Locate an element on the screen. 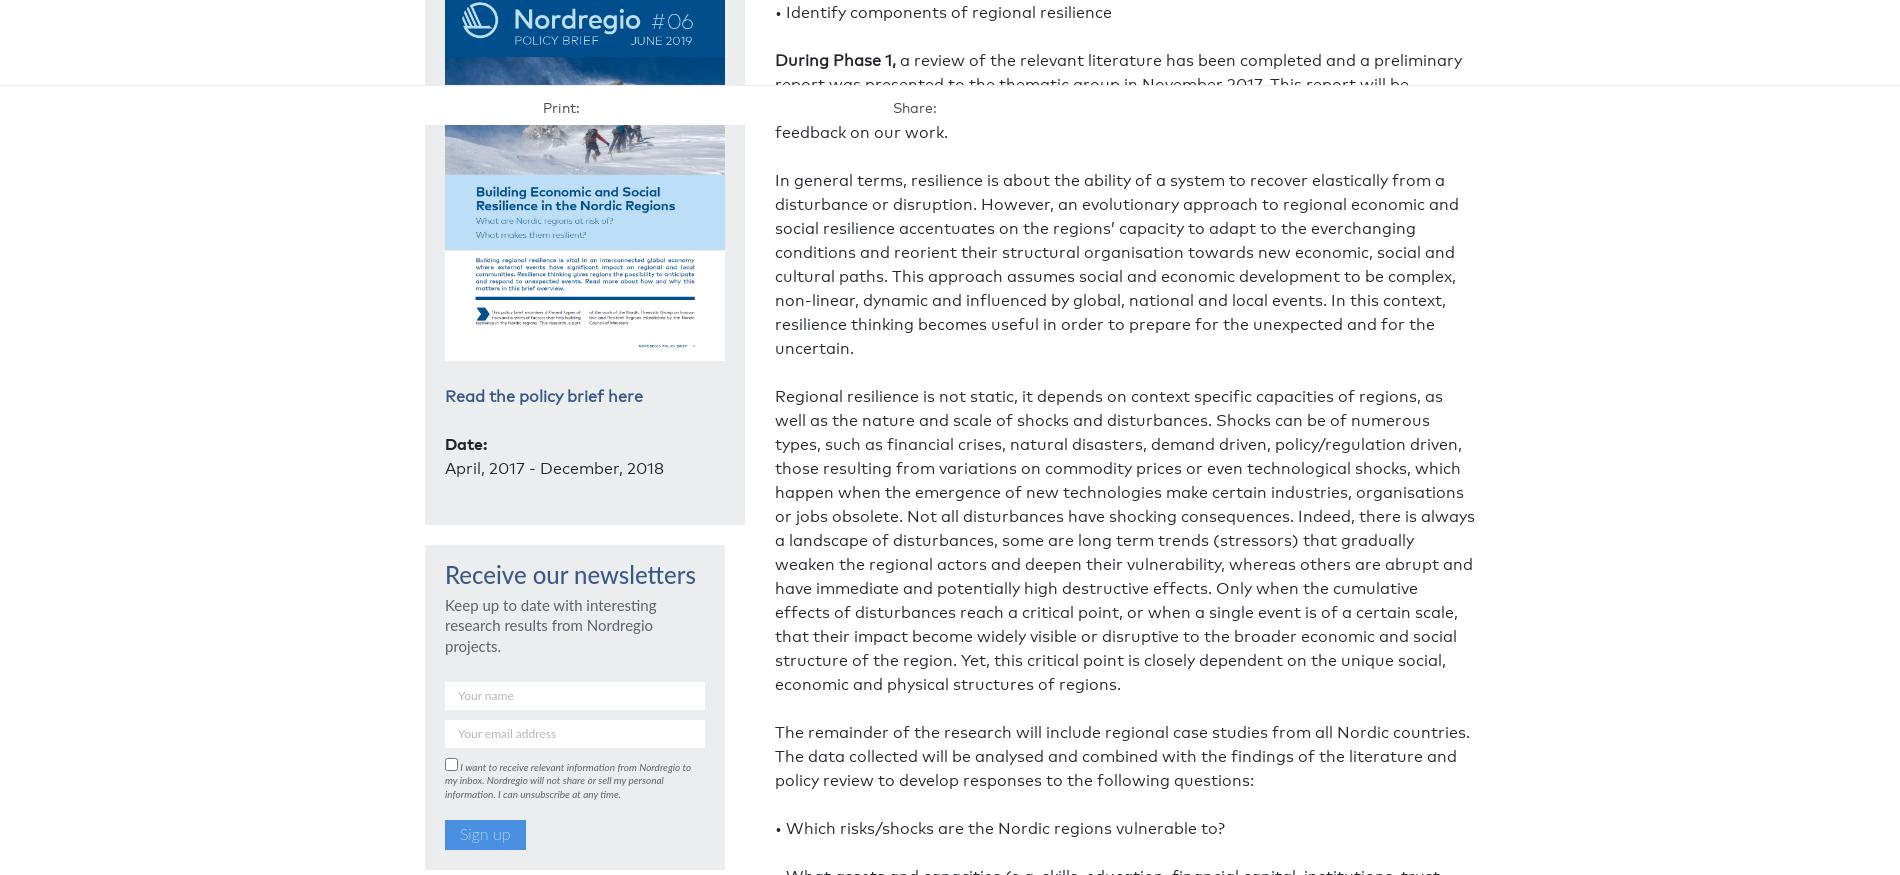 The height and width of the screenshot is (875, 1900). '• Identify components of regional resilience' is located at coordinates (942, 10).